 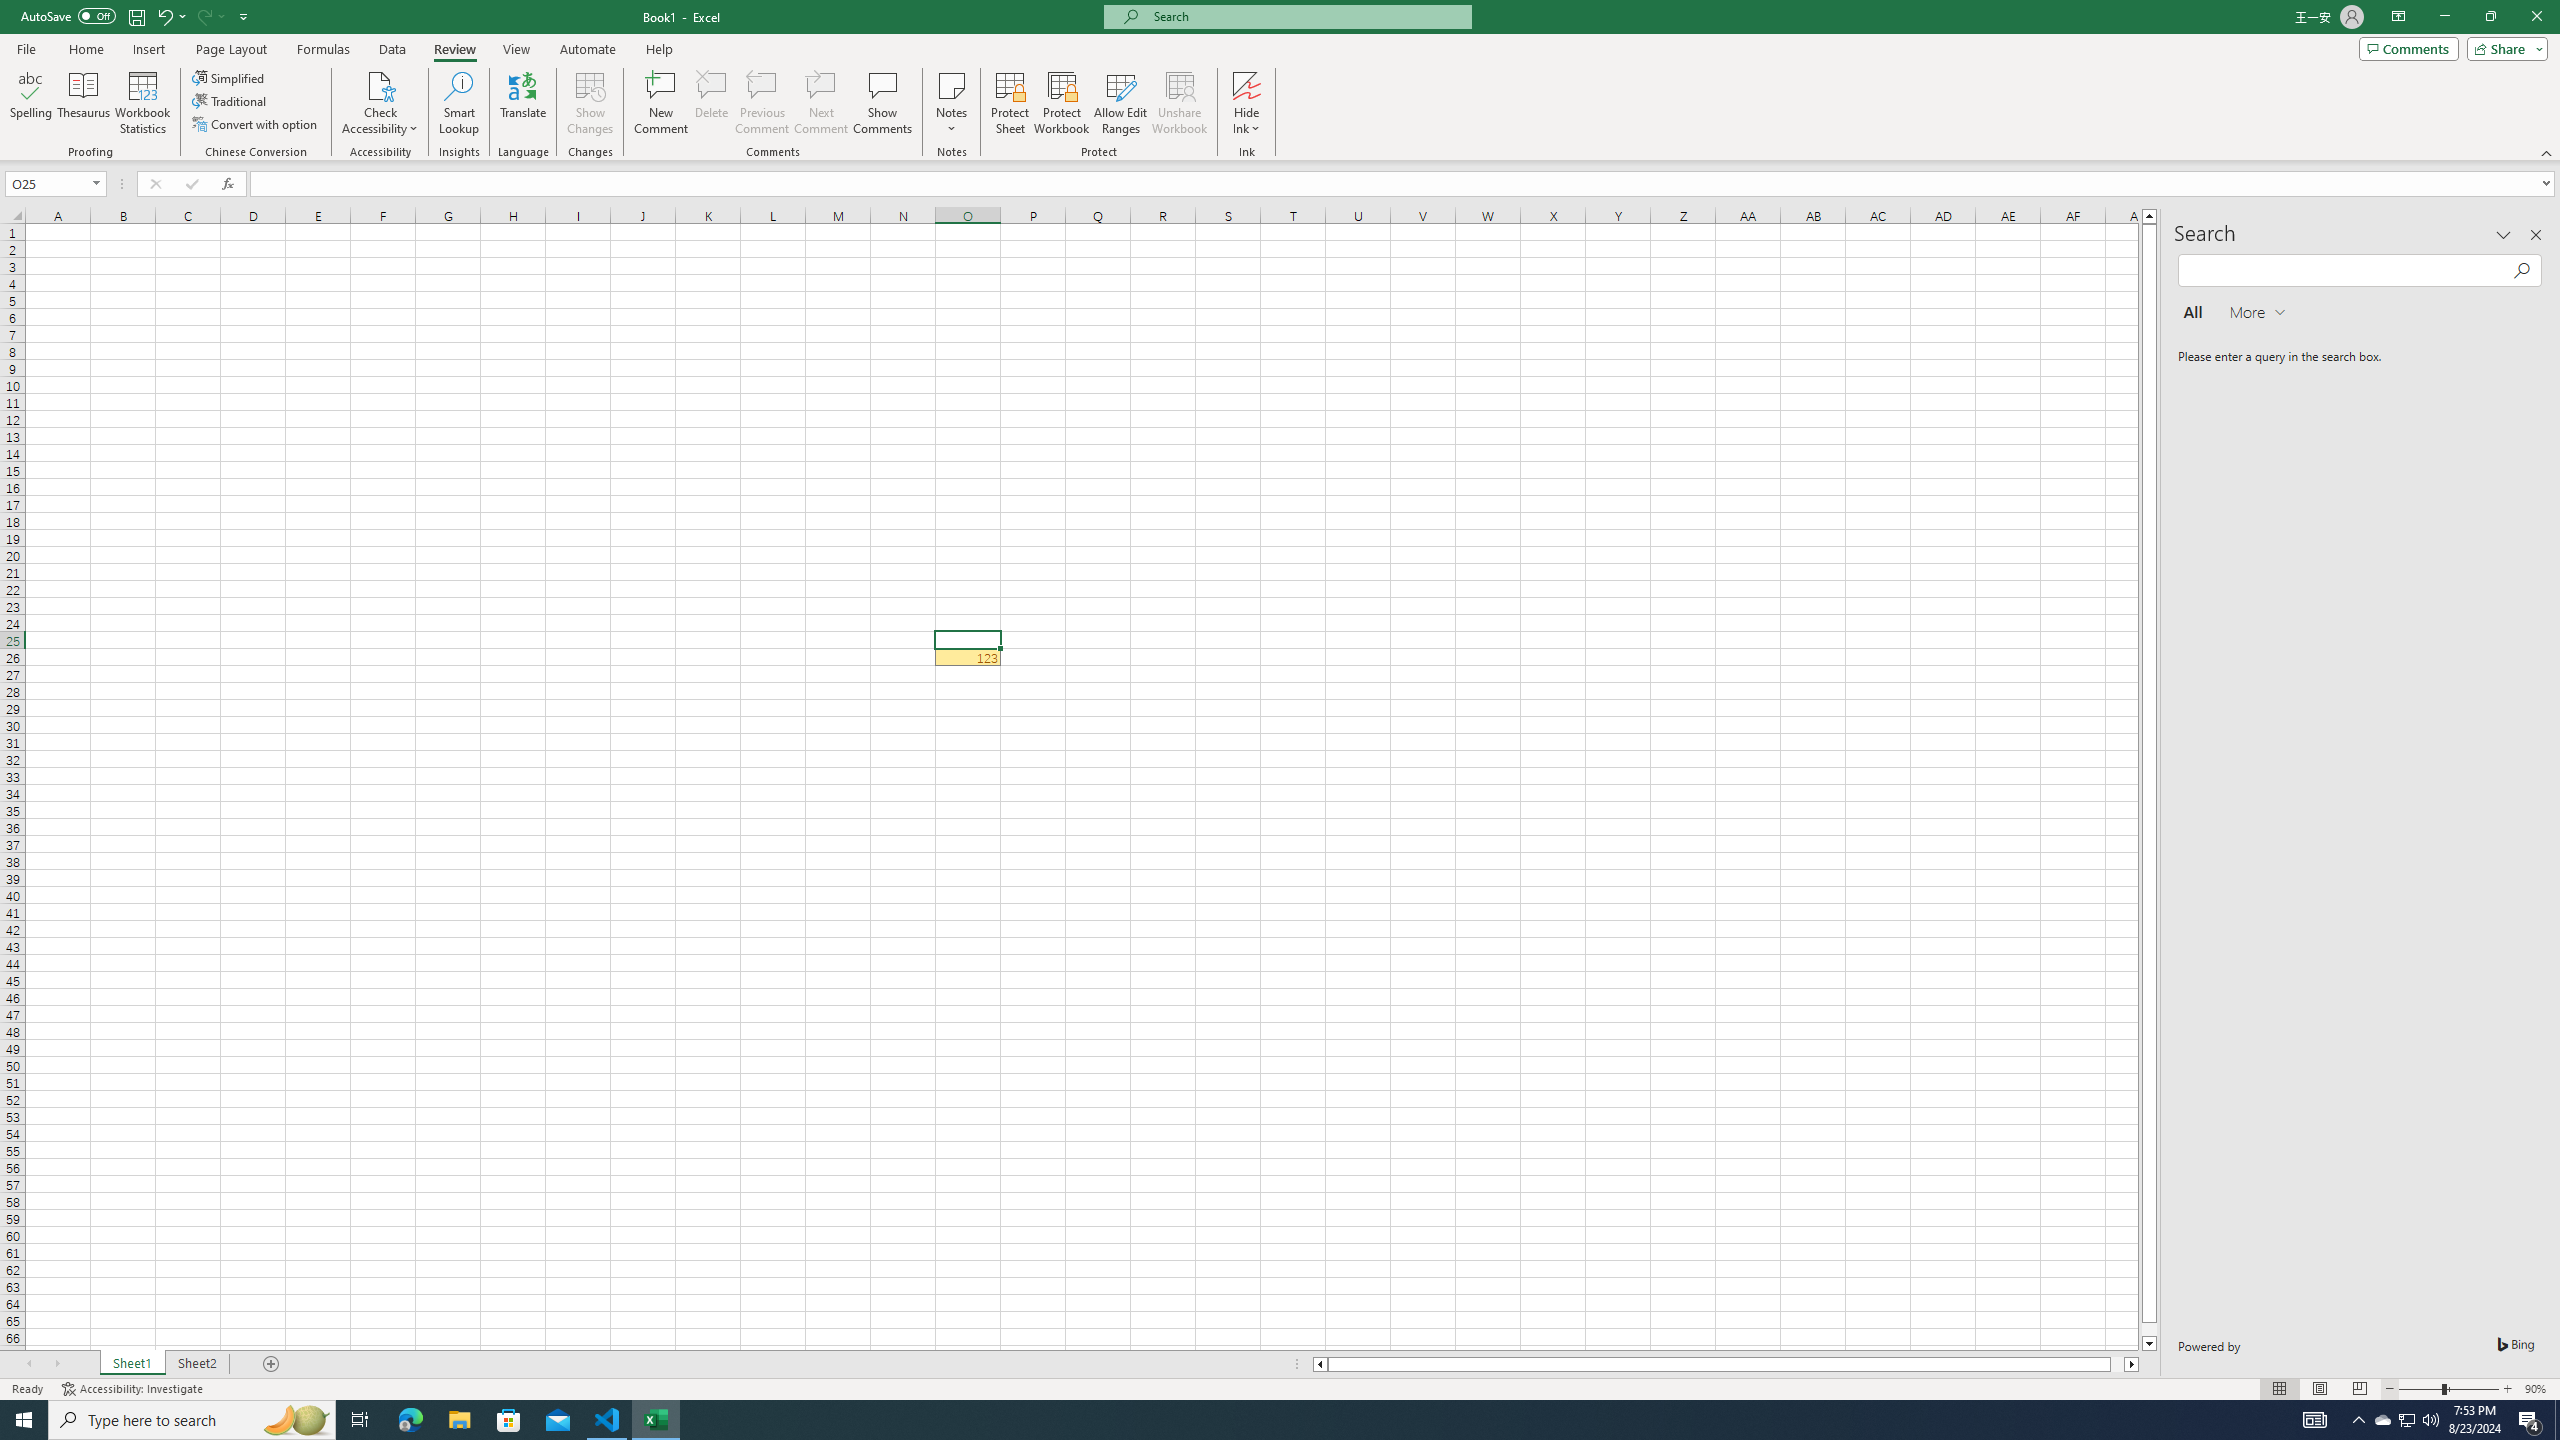 What do you see at coordinates (229, 77) in the screenshot?
I see `'Simplified'` at bounding box center [229, 77].